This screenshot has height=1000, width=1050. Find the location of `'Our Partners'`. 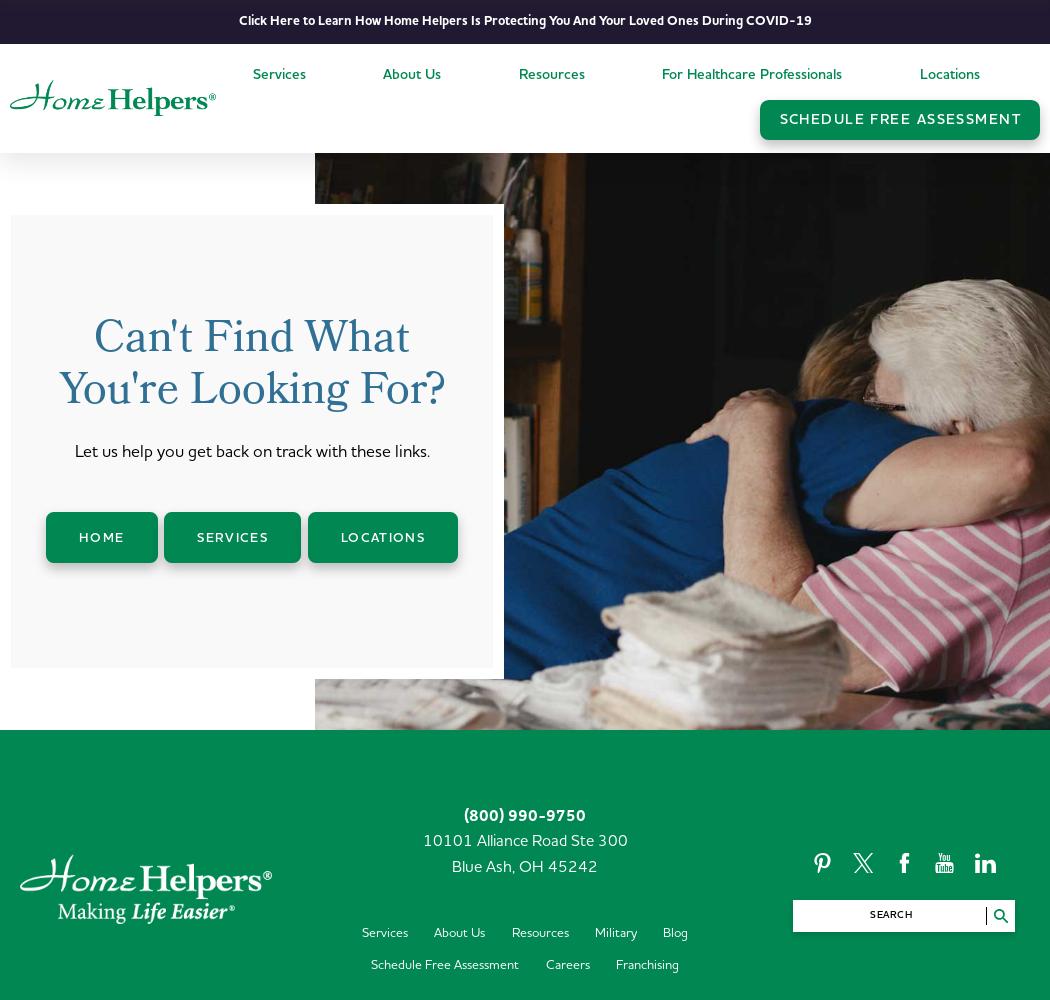

'Our Partners' is located at coordinates (426, 278).